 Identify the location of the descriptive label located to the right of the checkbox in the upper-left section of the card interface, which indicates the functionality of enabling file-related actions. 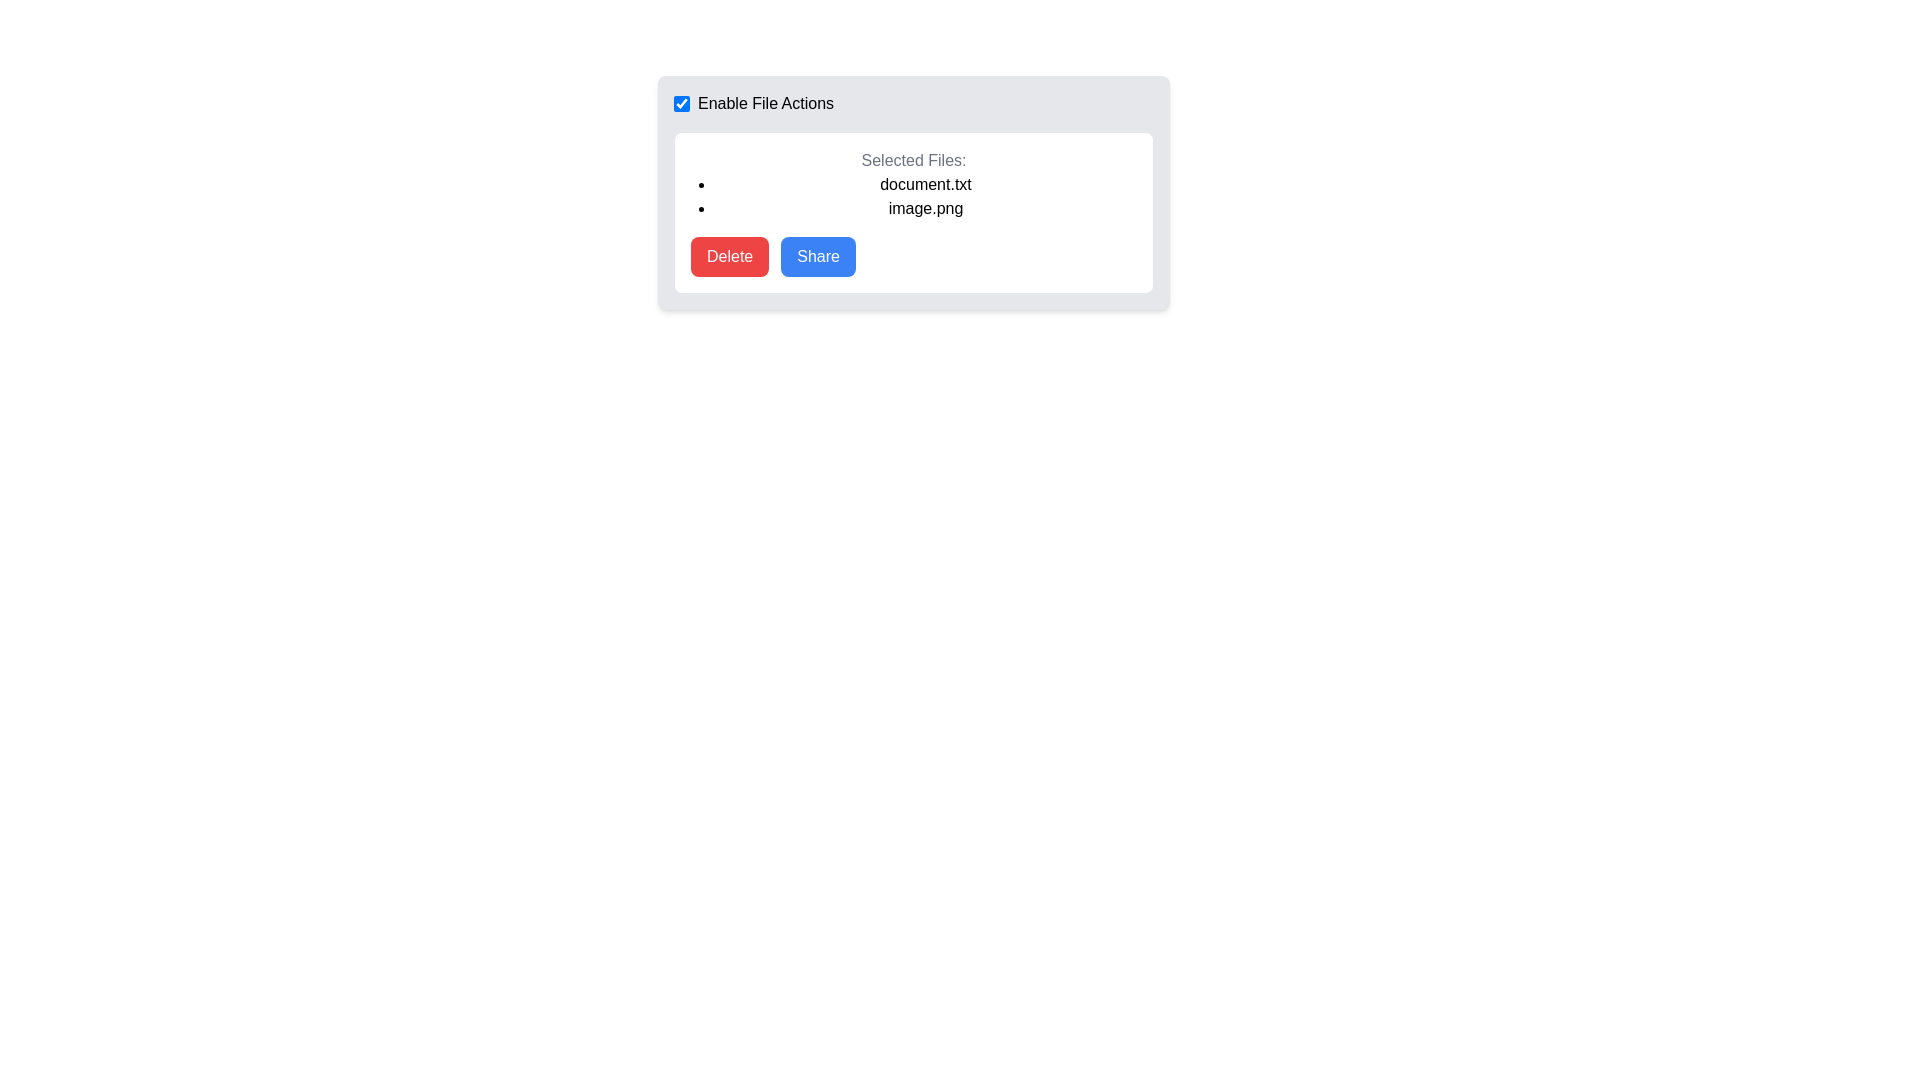
(752, 104).